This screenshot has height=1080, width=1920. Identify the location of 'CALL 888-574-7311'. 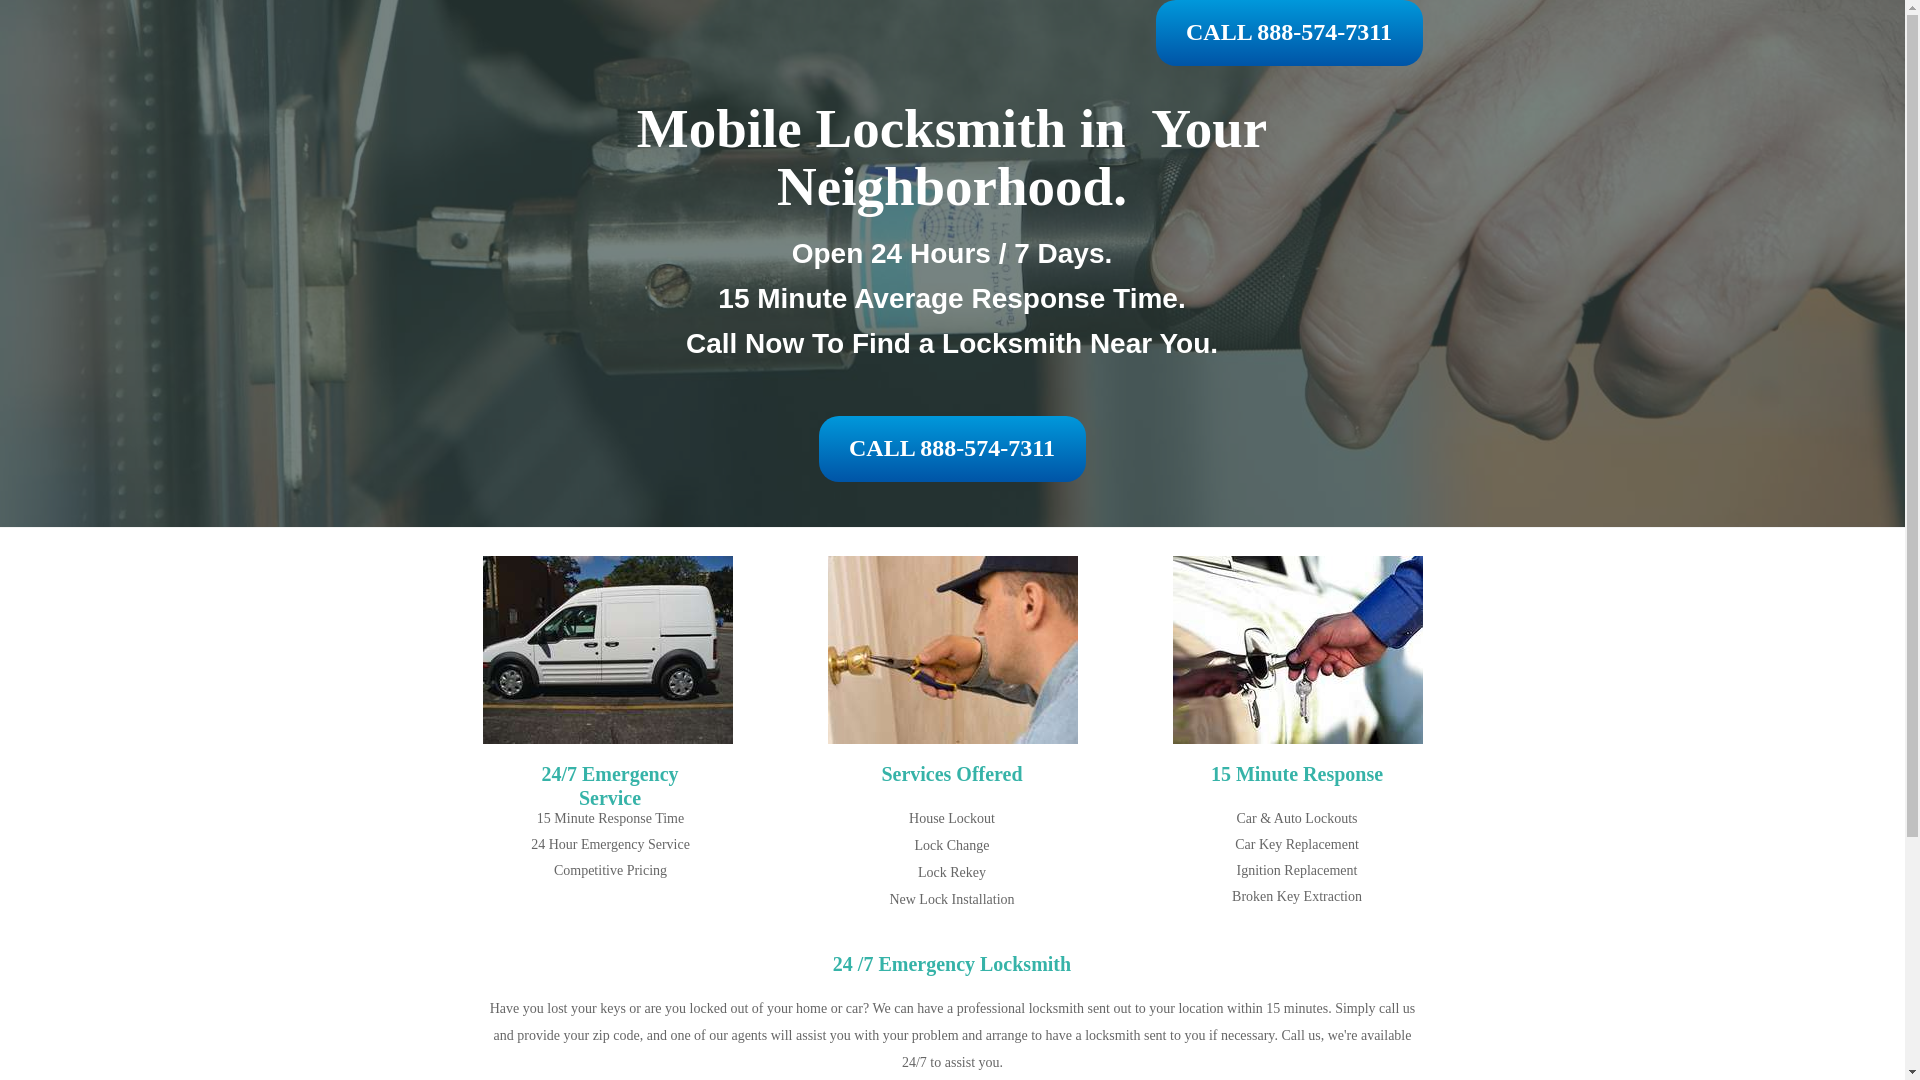
(950, 447).